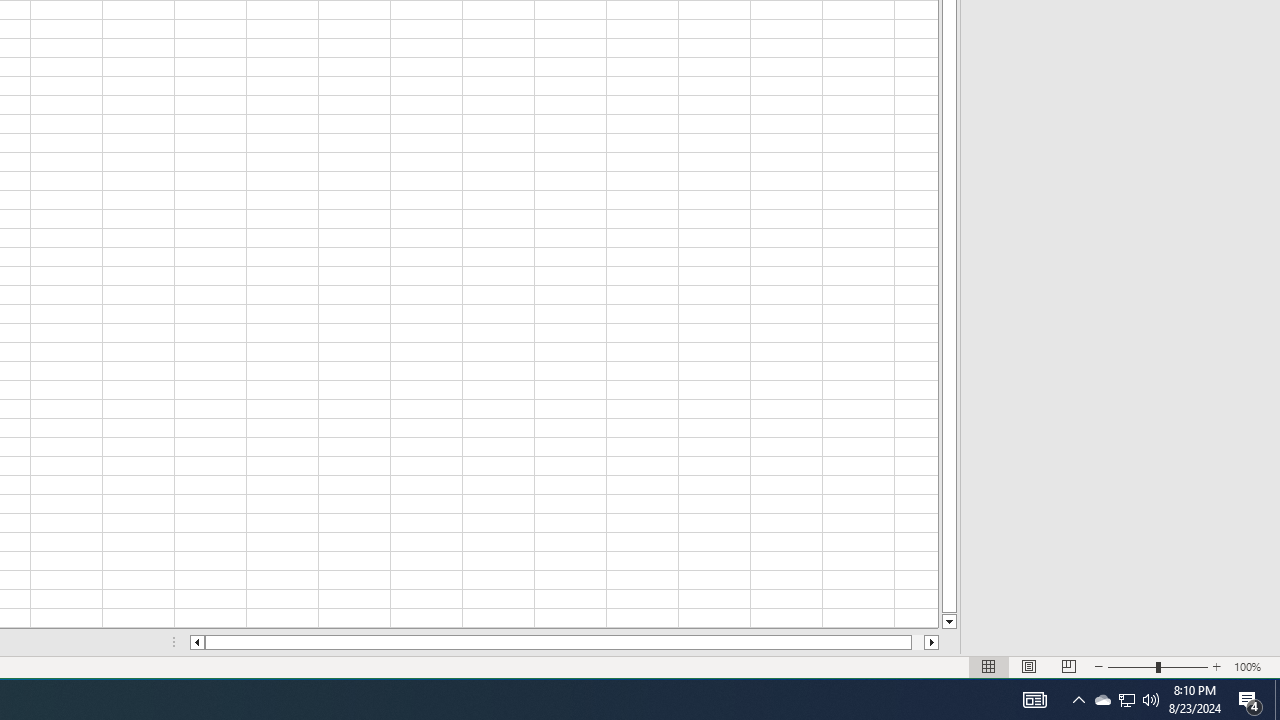 The height and width of the screenshot is (720, 1280). I want to click on 'Show desktop', so click(1276, 698).